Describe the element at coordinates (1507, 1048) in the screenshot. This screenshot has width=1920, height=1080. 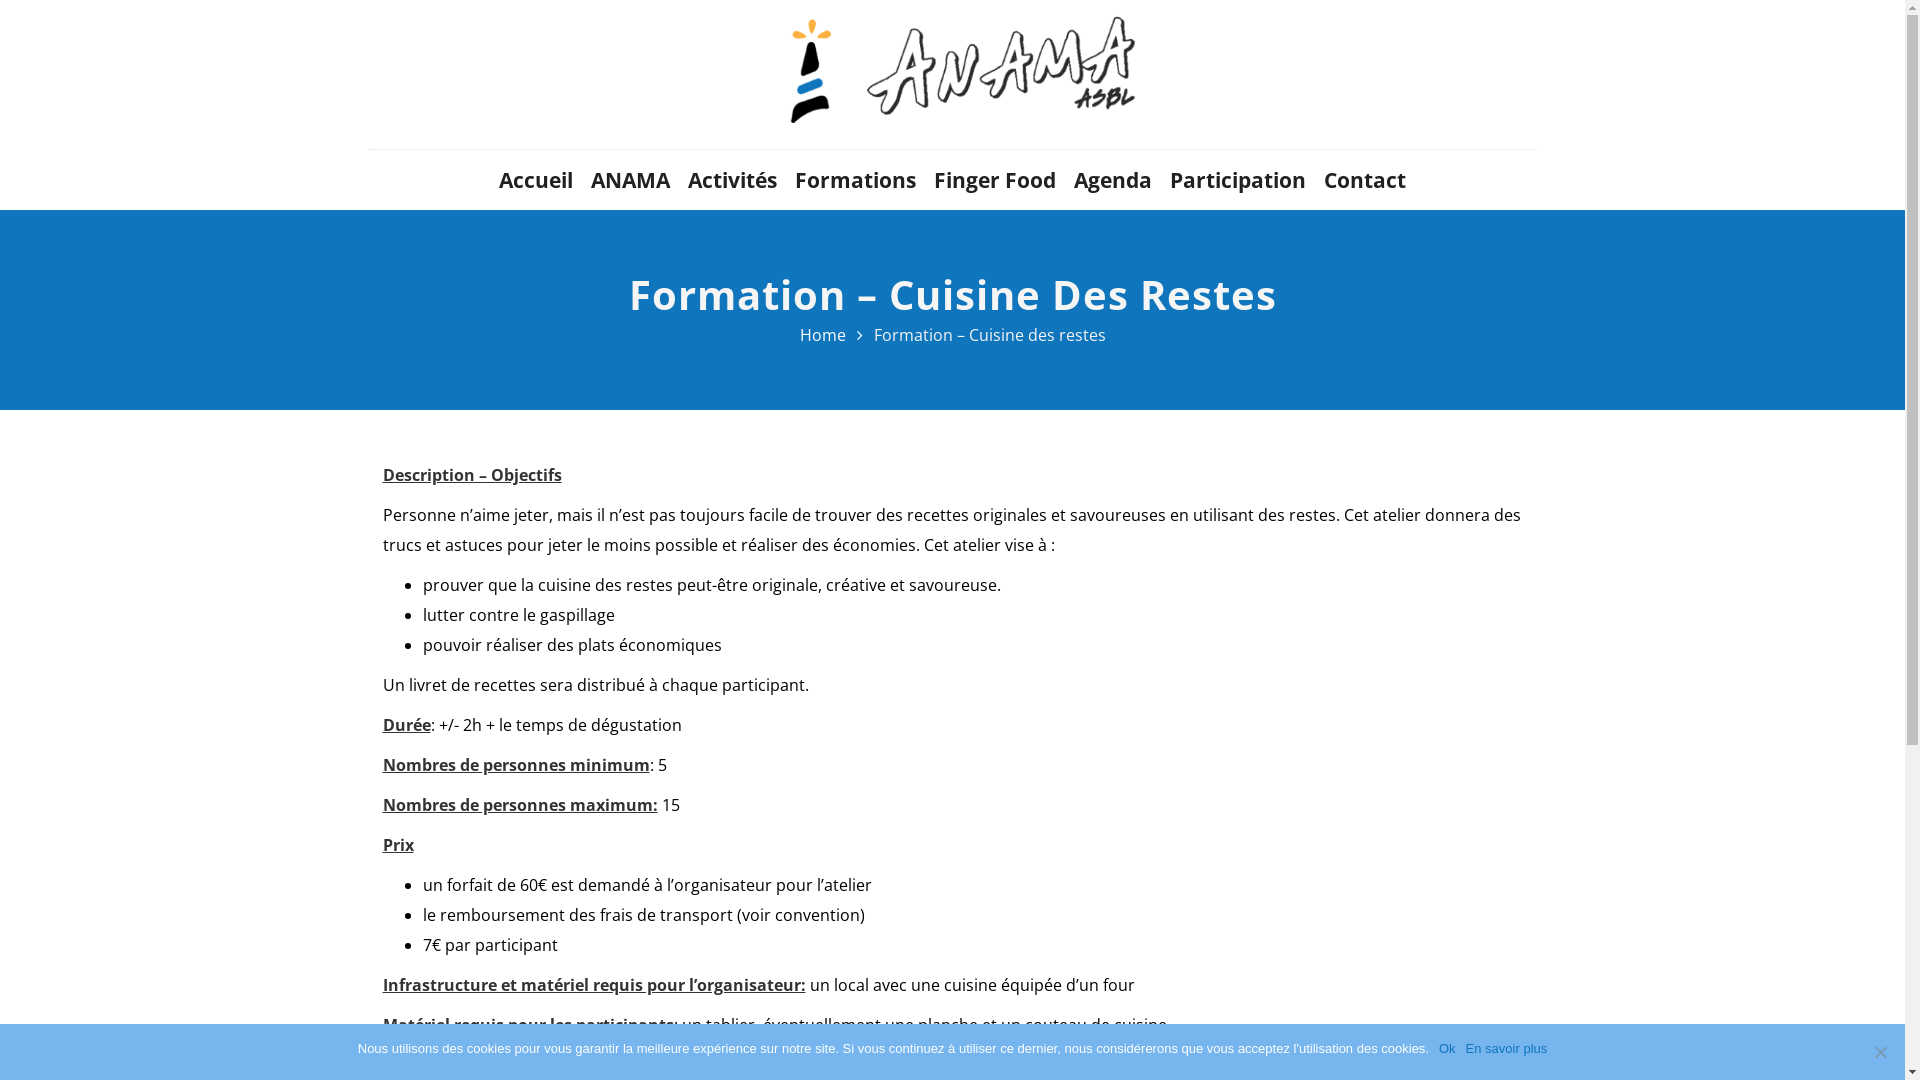
I see `'En savoir plus'` at that location.